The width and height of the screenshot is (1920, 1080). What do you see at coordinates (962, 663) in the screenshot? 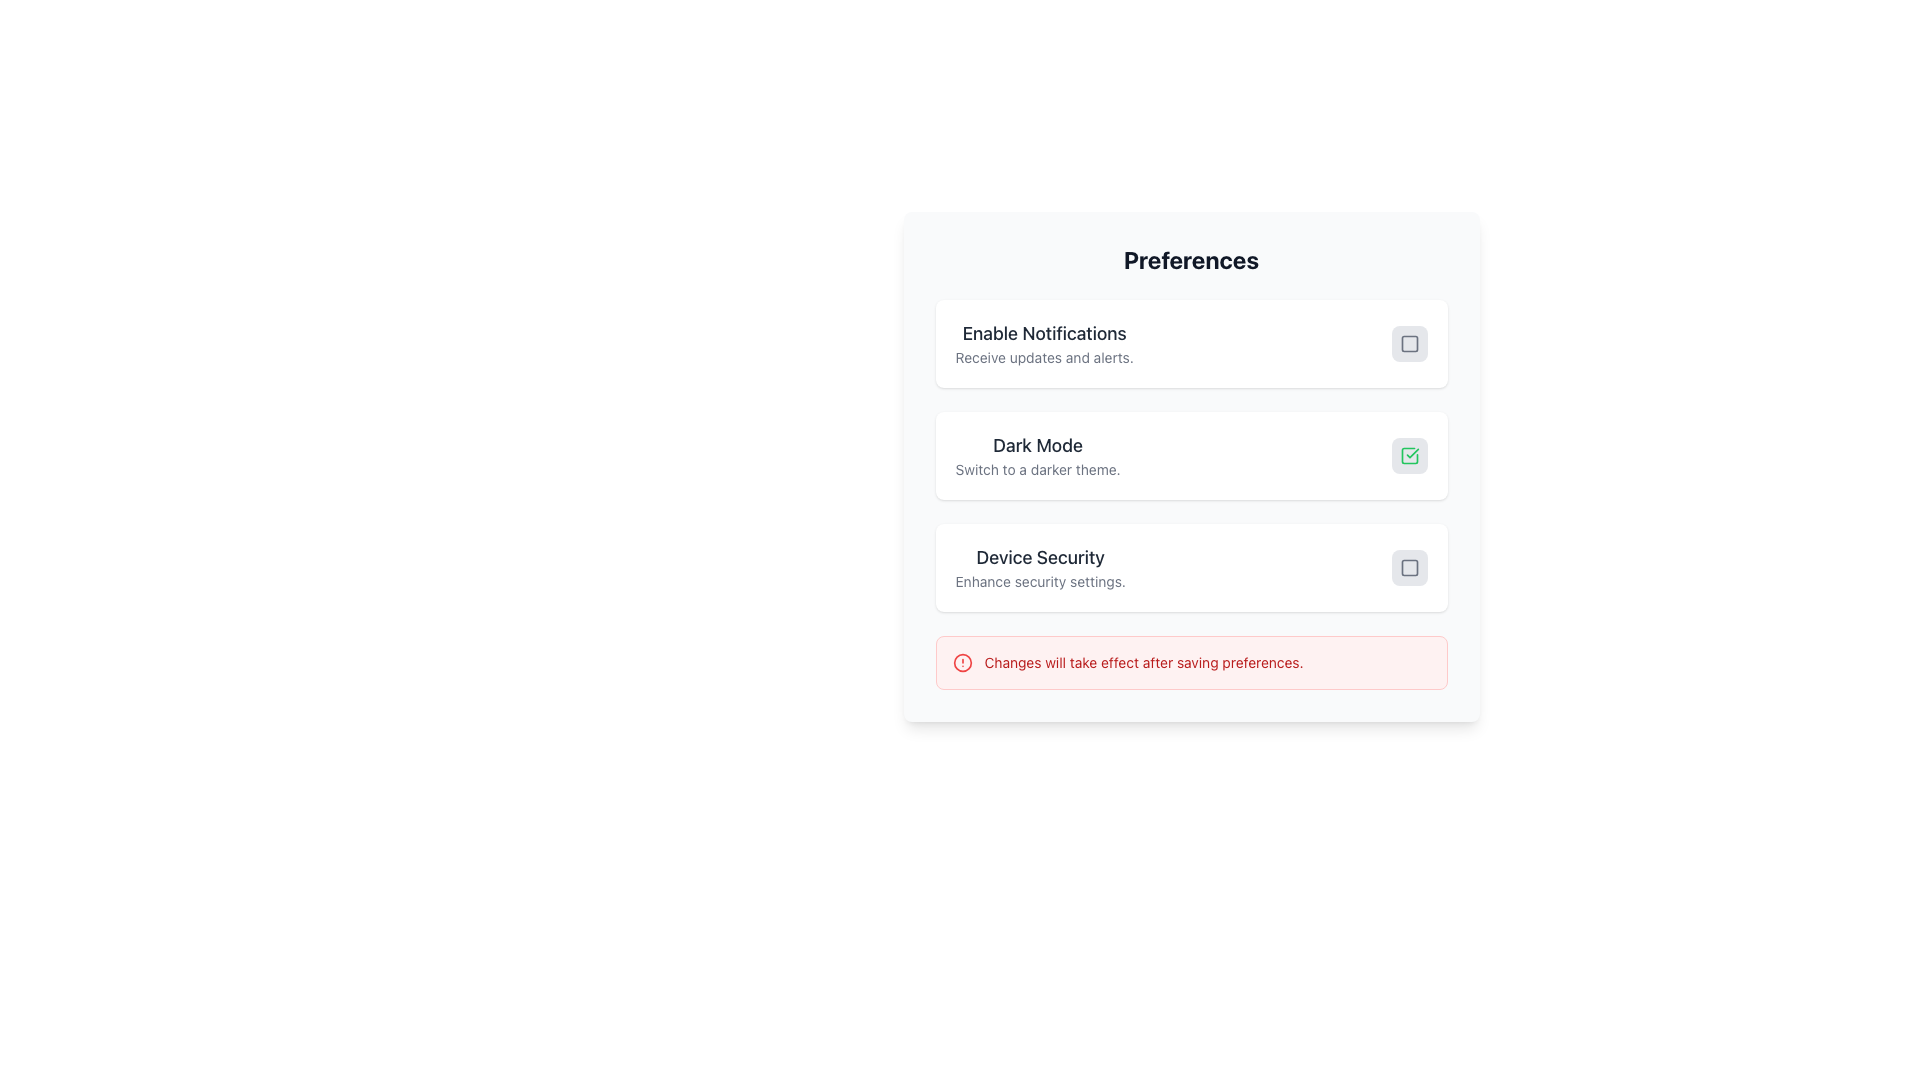
I see `the circular shape with a red border that is part of the warning icon located in the bottom section of the notification area in the settings context, next to the message 'Changes will take effect after saving preferences.'` at bounding box center [962, 663].